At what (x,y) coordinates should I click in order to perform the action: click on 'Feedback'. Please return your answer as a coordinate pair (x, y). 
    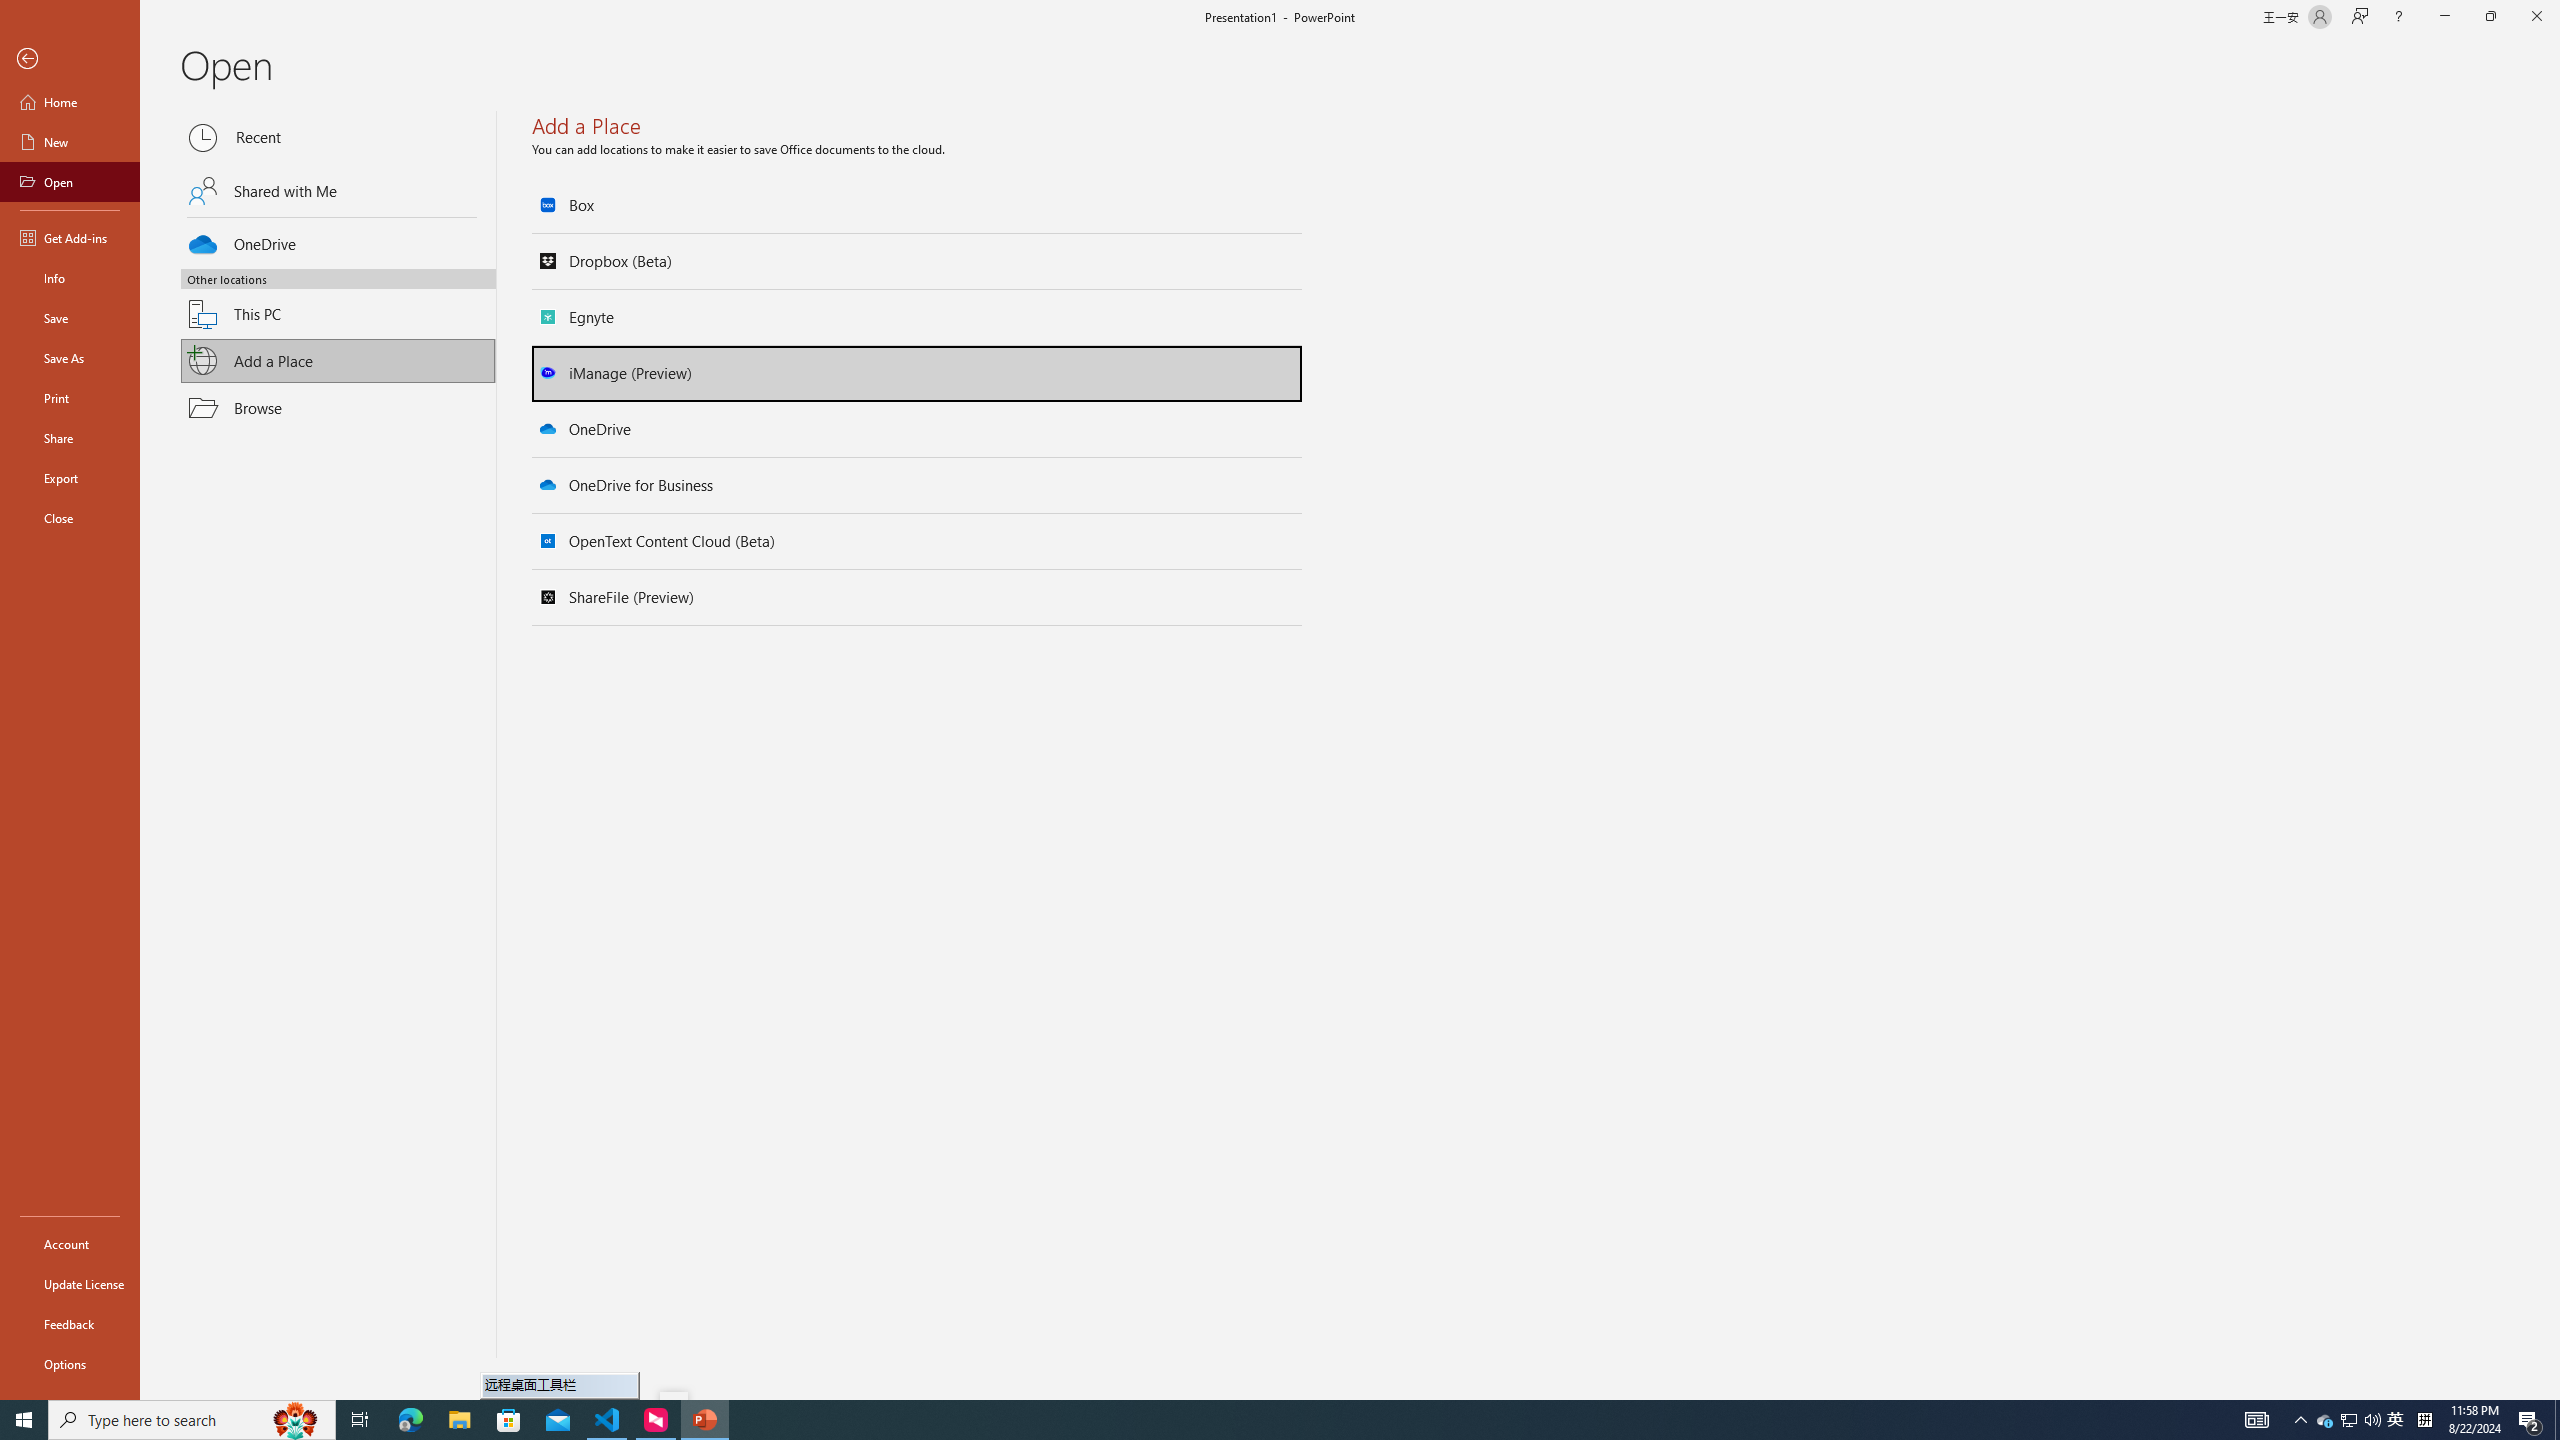
    Looking at the image, I should click on (69, 1324).